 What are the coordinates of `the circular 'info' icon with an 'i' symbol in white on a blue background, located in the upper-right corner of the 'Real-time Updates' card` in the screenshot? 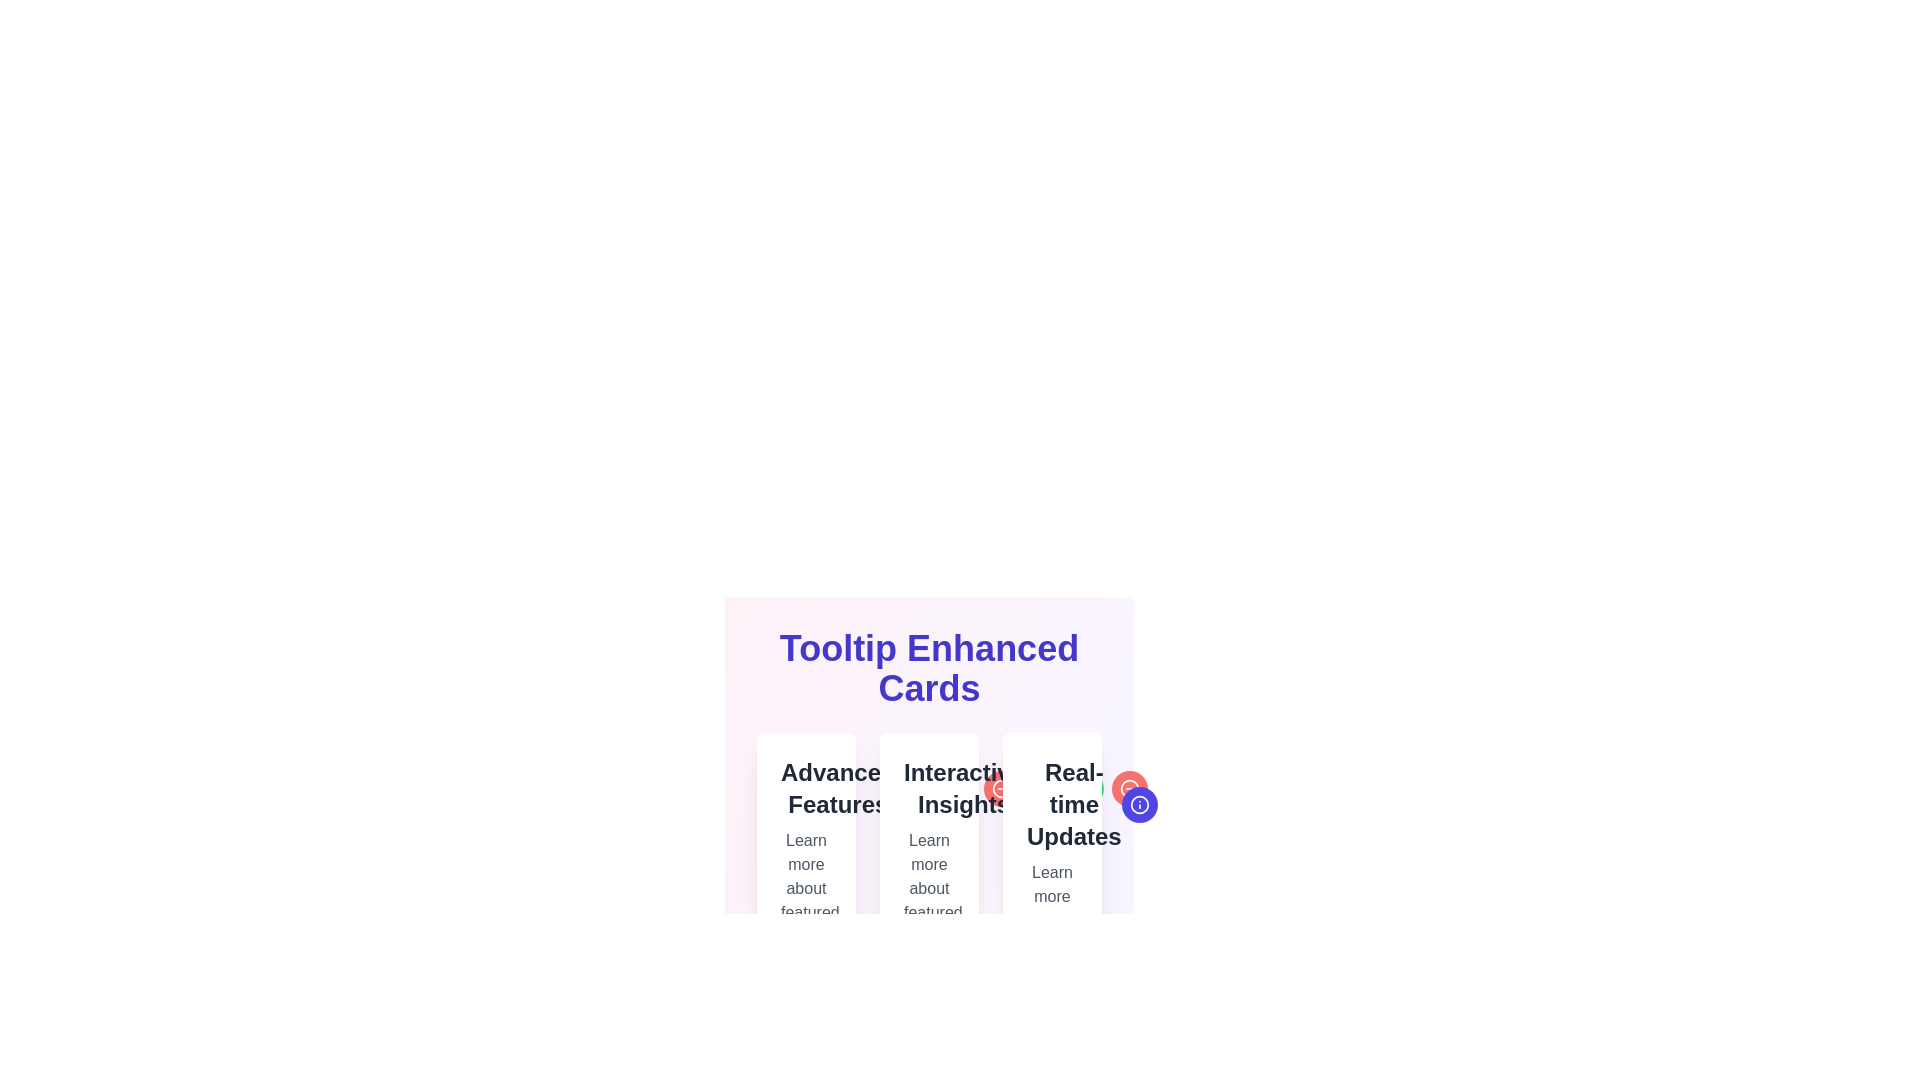 It's located at (1139, 804).